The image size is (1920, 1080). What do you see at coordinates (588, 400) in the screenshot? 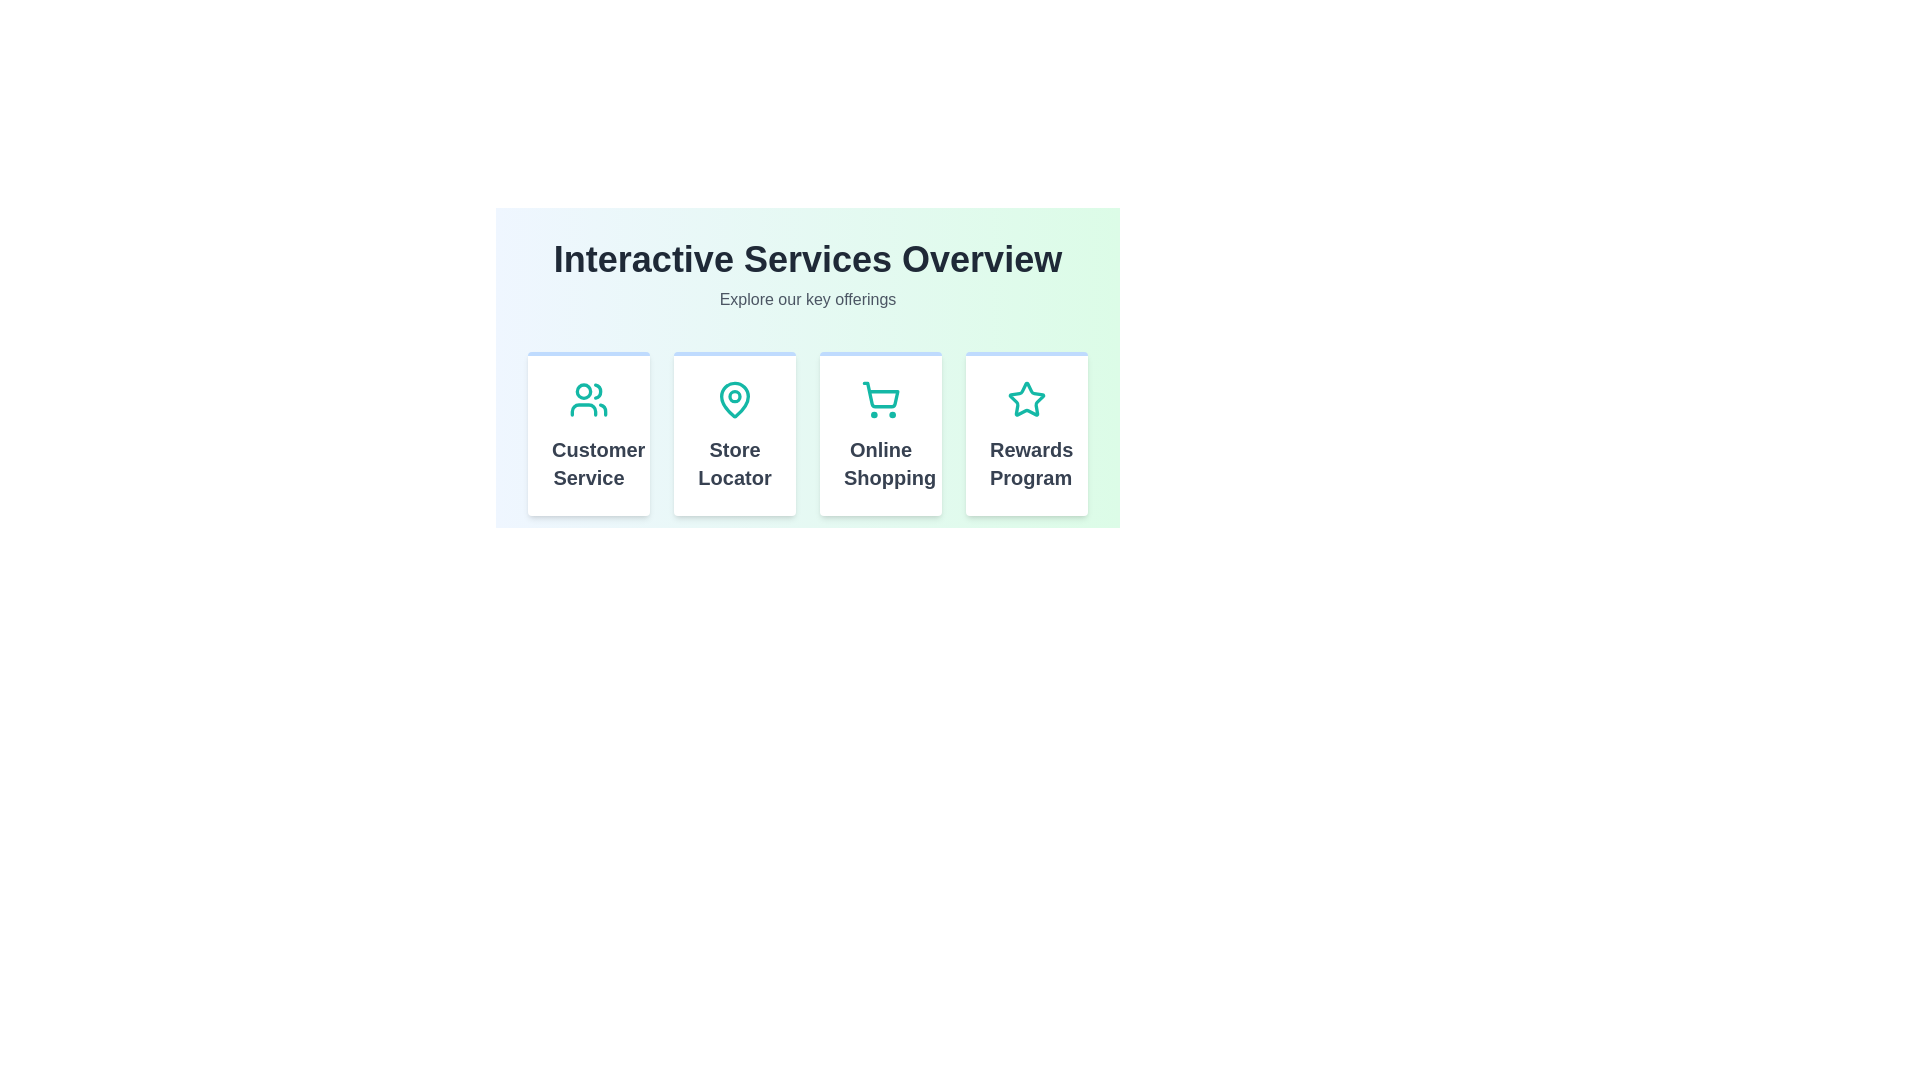
I see `the teal icon representing a group of people, located at the top-center of the 'Customer Service' card in the 'Interactive Services Overview'` at bounding box center [588, 400].